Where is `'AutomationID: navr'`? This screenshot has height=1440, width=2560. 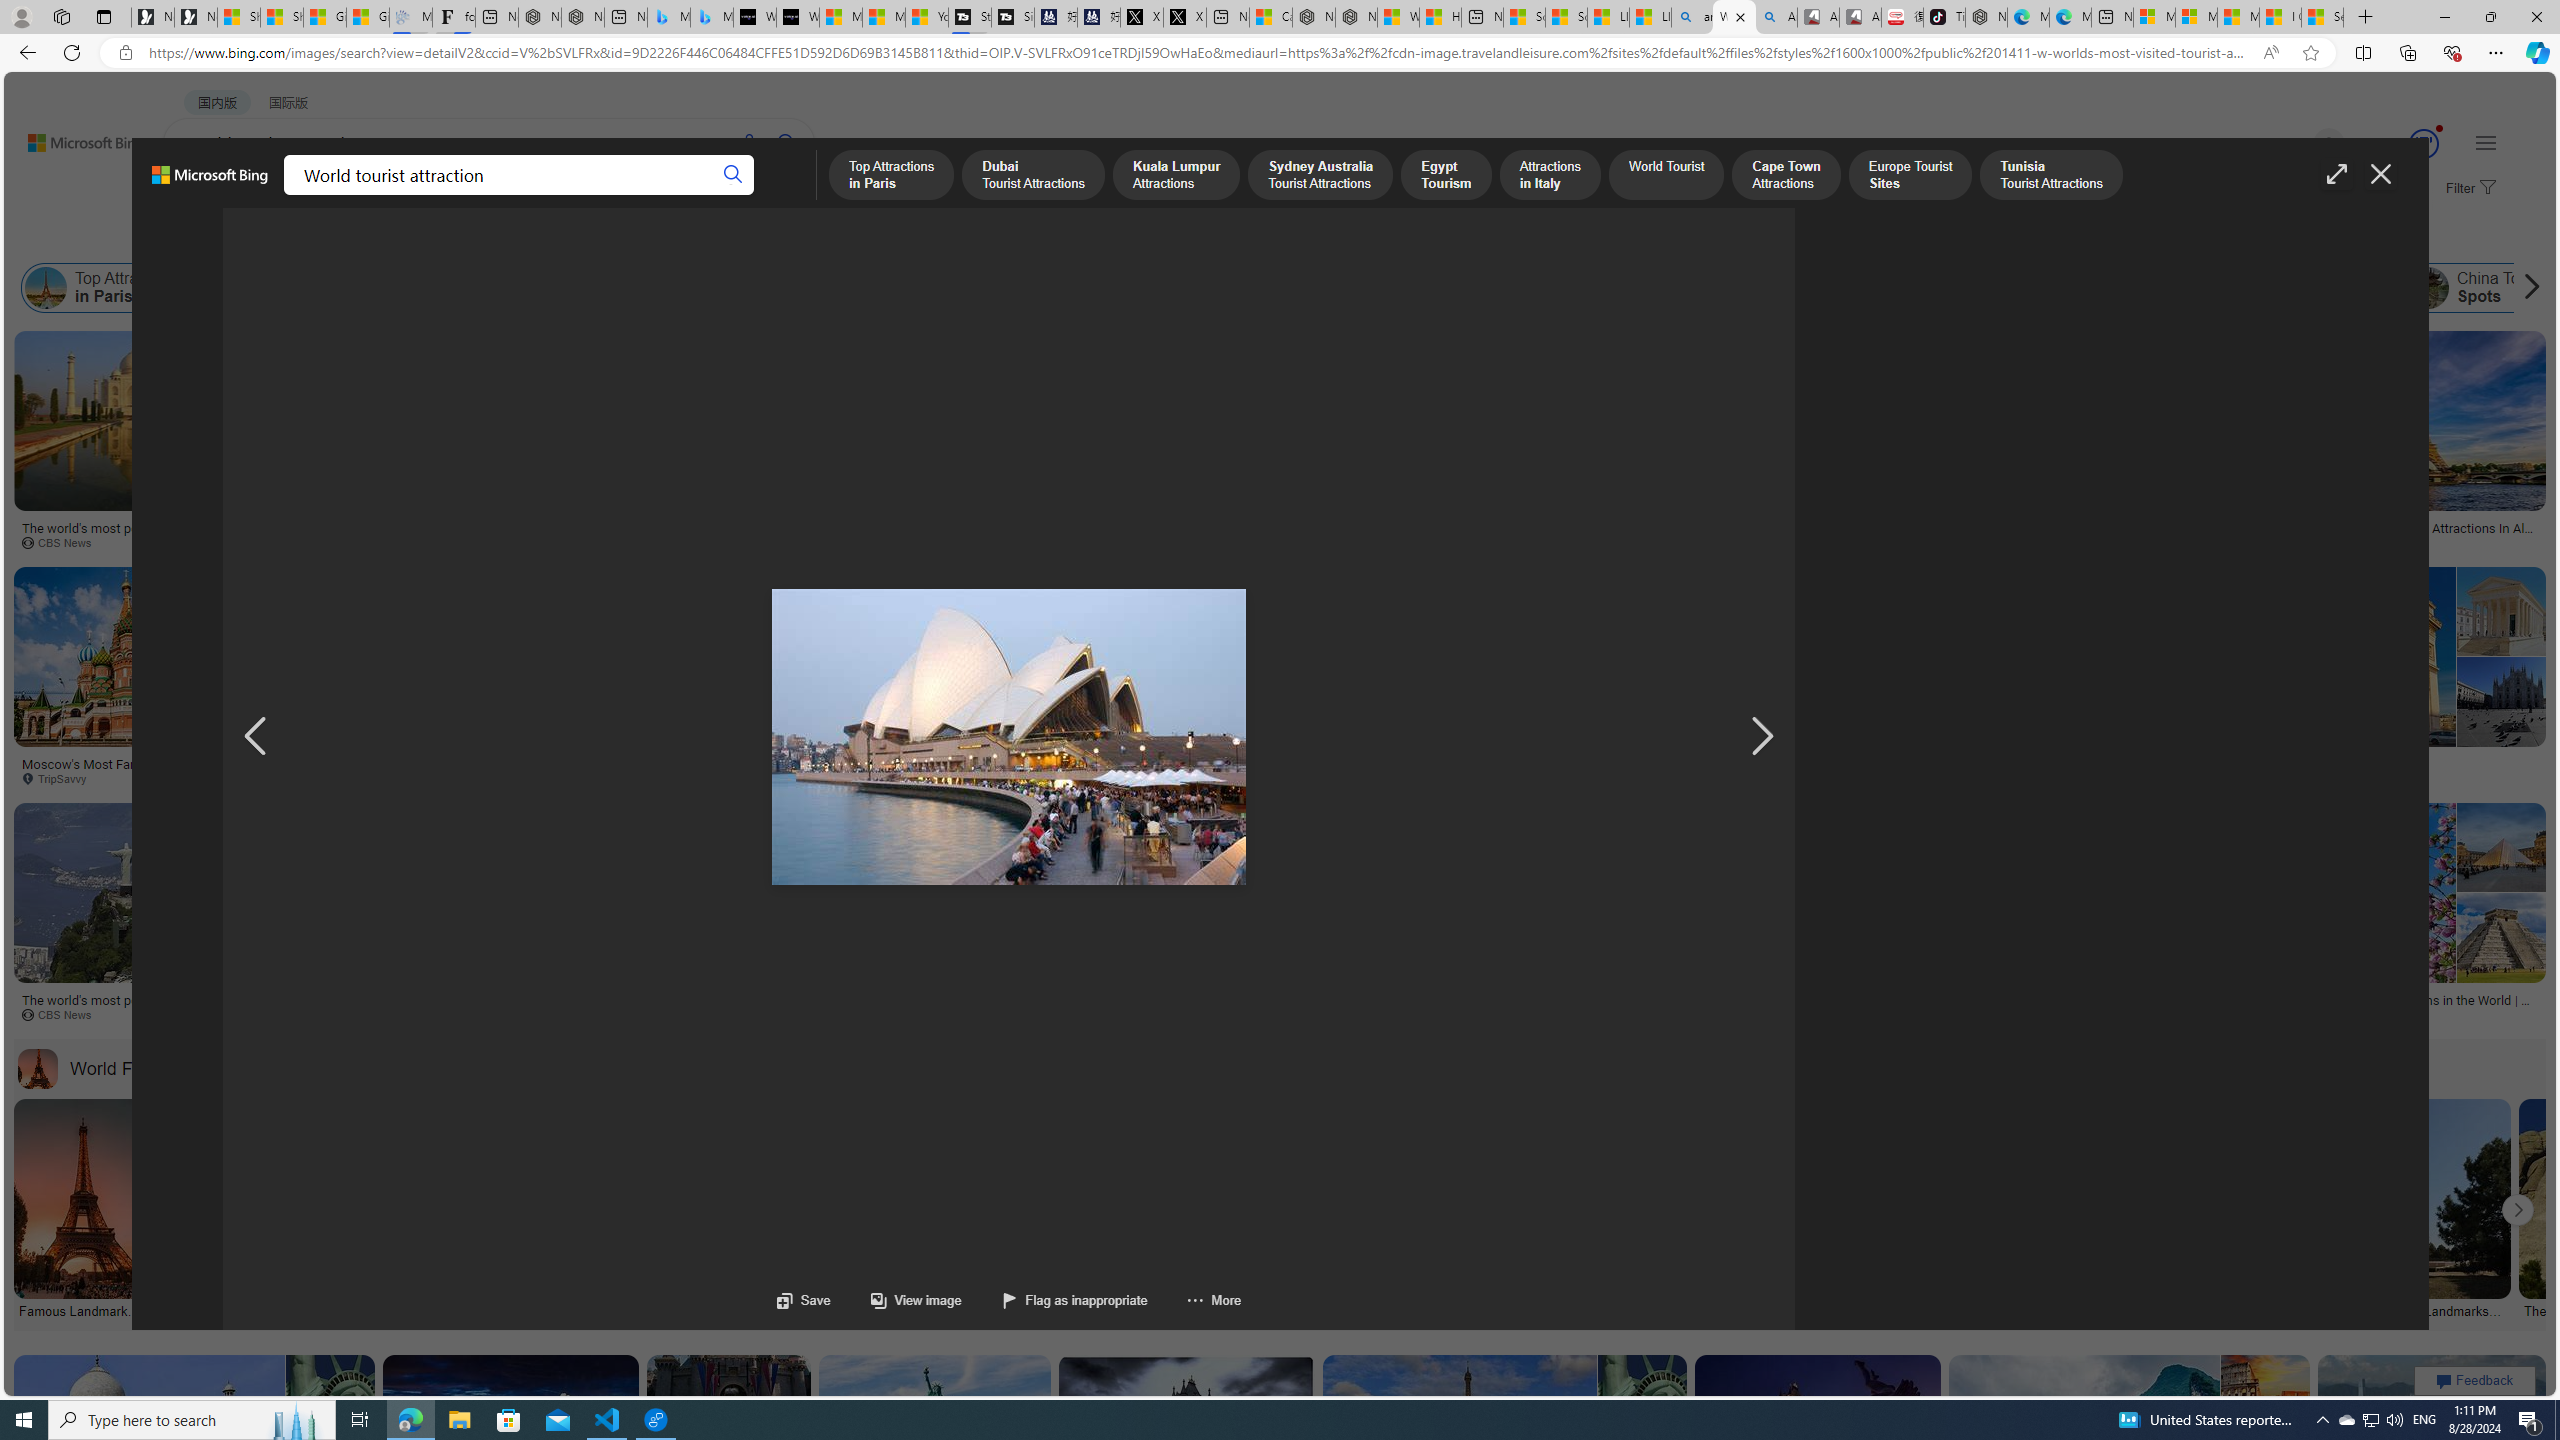
'AutomationID: navr' is located at coordinates (1761, 736).